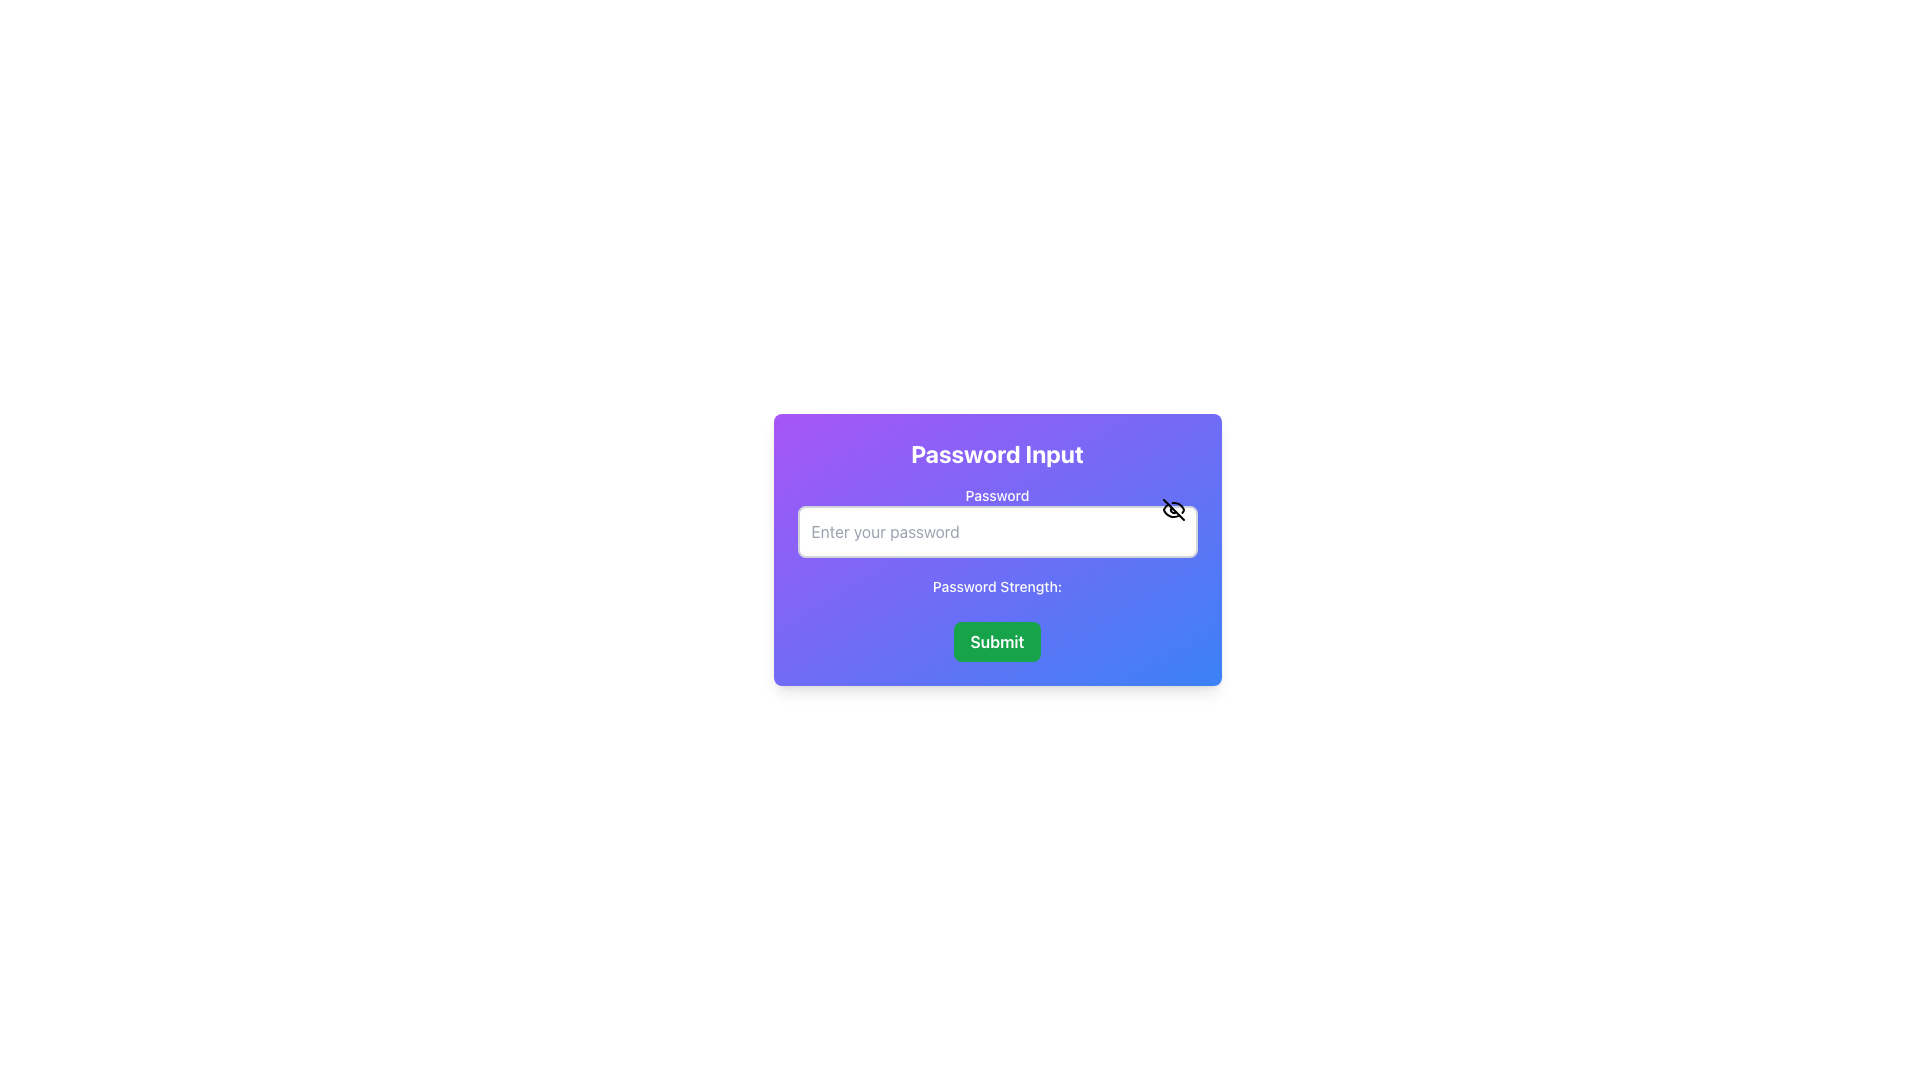 This screenshot has width=1920, height=1080. I want to click on the green 'Submit' button with rounded edges located at the bottom of the 'Password Input' panel for keyboard interaction, so click(997, 641).